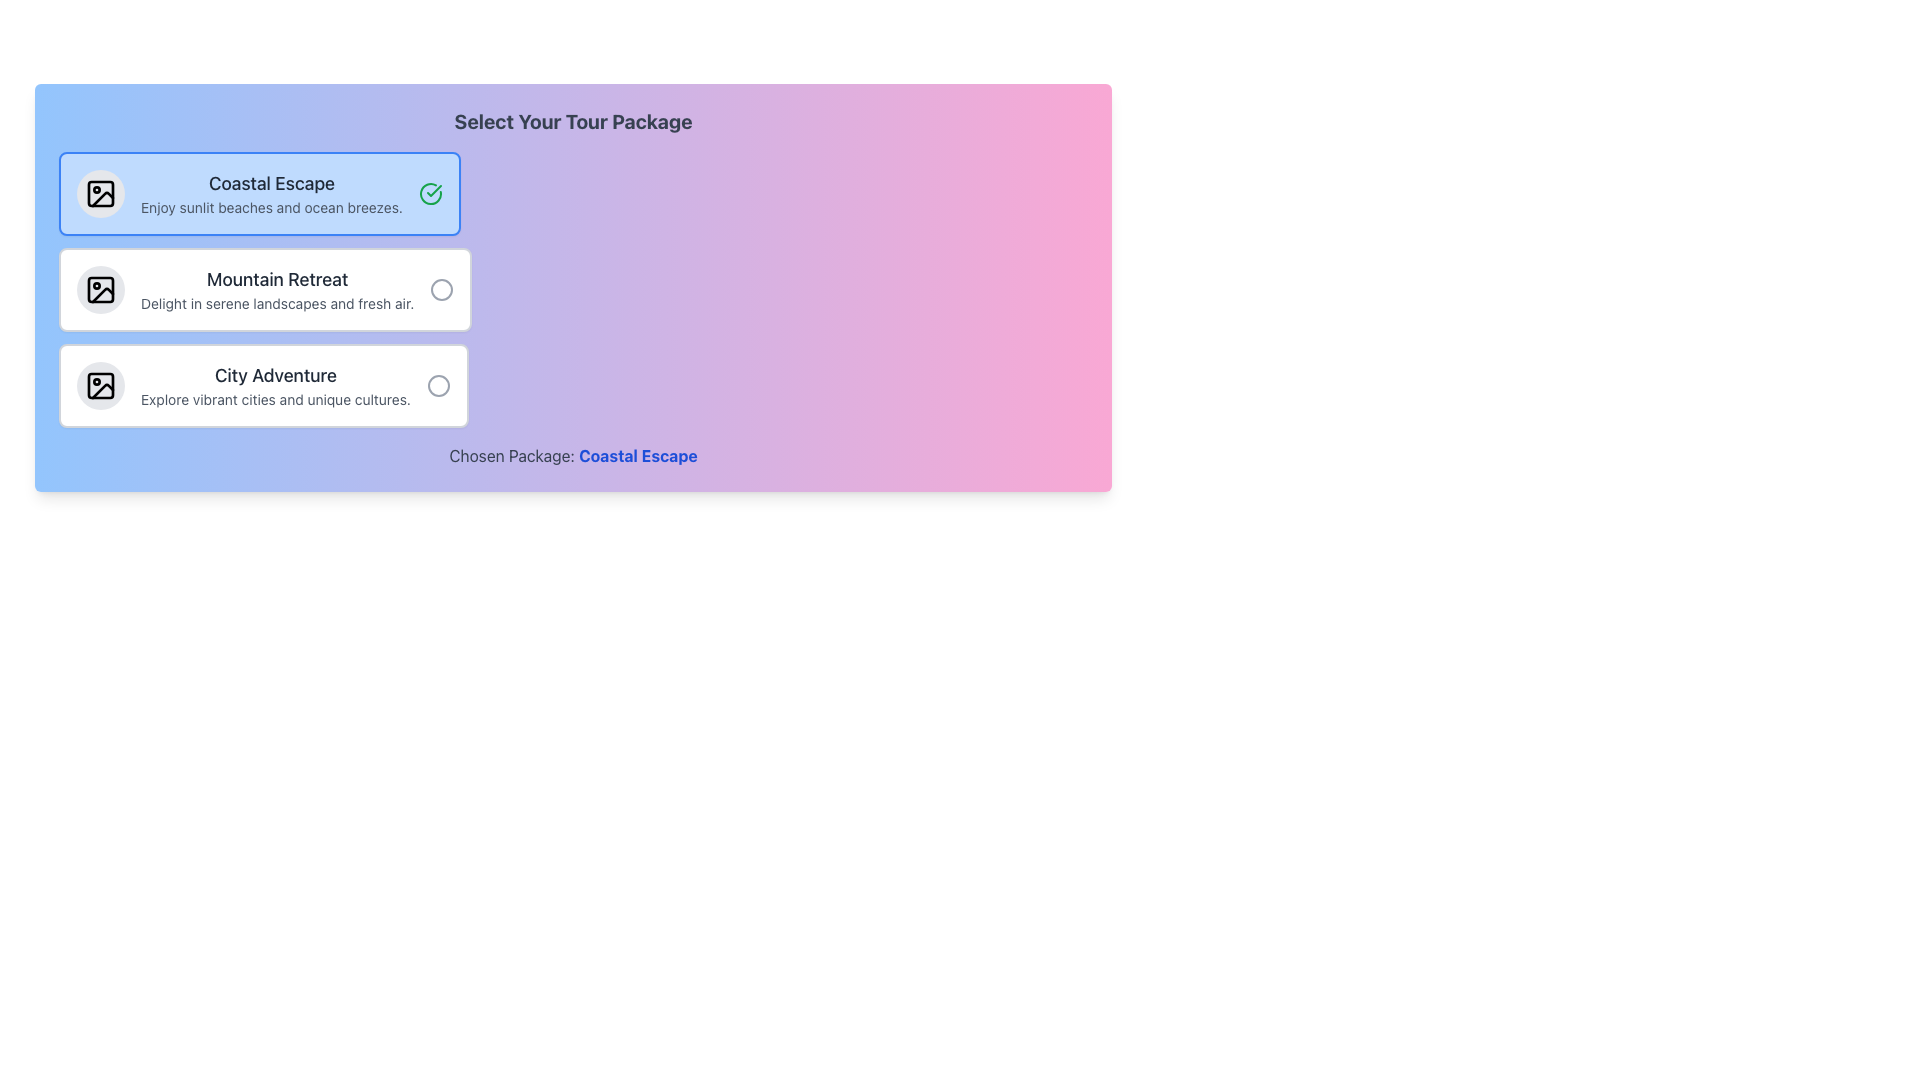  Describe the element at coordinates (440, 289) in the screenshot. I see `the circular radio button indicator for the 'Mountain Retreat' option` at that location.